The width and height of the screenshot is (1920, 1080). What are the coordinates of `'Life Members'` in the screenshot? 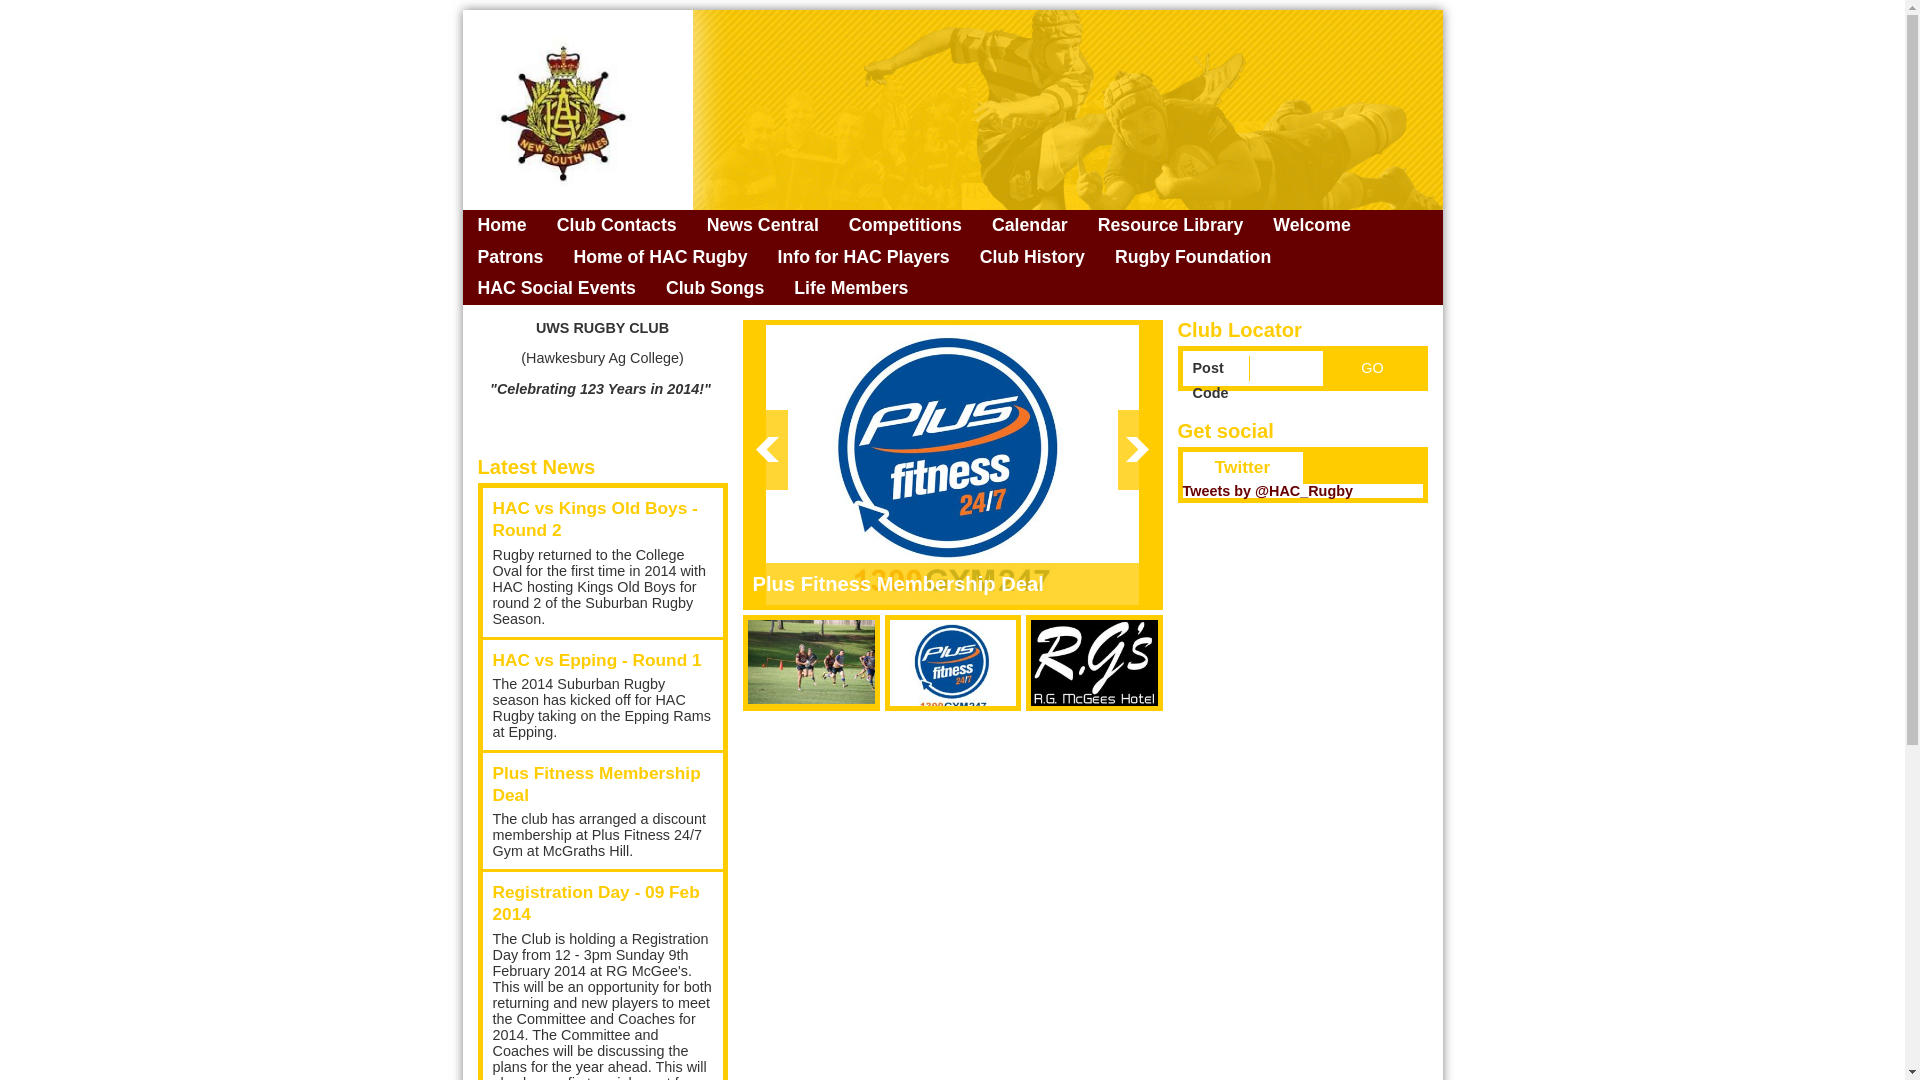 It's located at (850, 289).